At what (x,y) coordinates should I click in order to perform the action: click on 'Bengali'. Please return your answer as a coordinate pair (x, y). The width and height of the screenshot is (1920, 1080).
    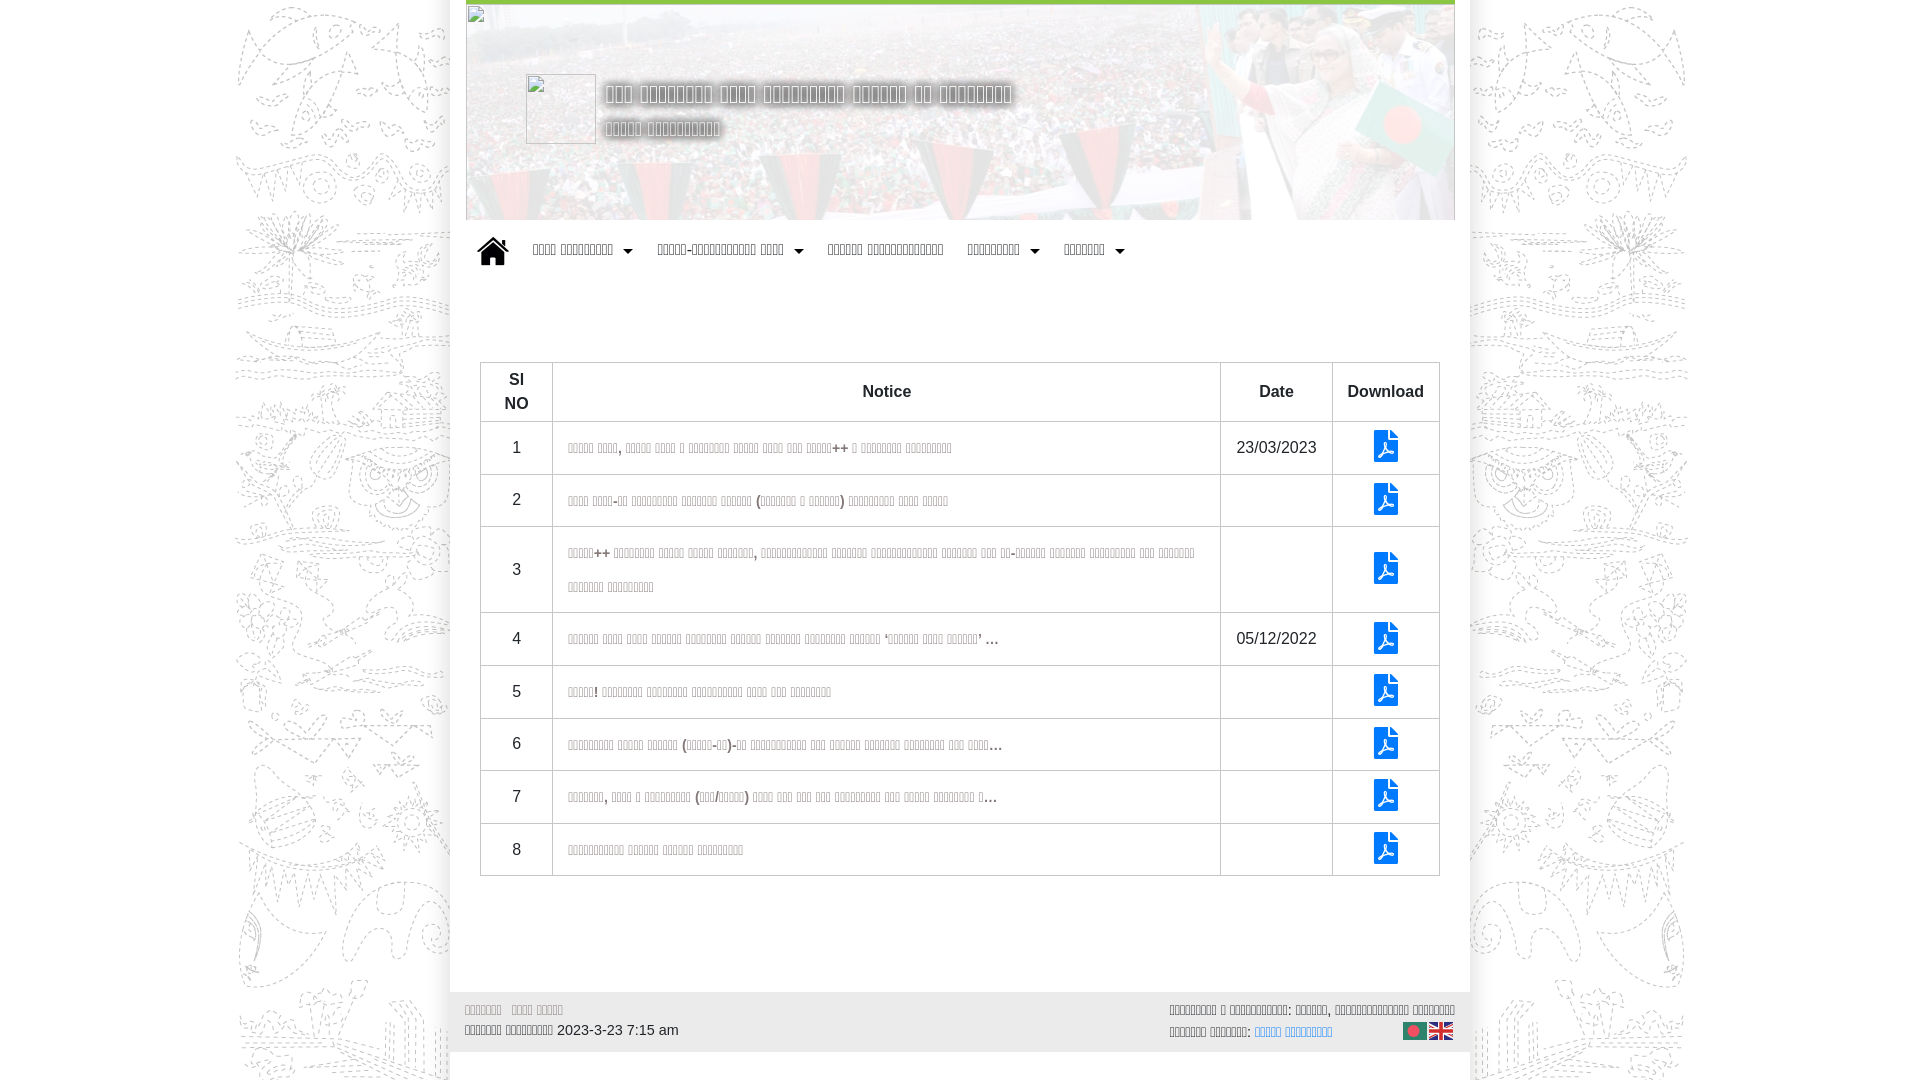
    Looking at the image, I should click on (1415, 1030).